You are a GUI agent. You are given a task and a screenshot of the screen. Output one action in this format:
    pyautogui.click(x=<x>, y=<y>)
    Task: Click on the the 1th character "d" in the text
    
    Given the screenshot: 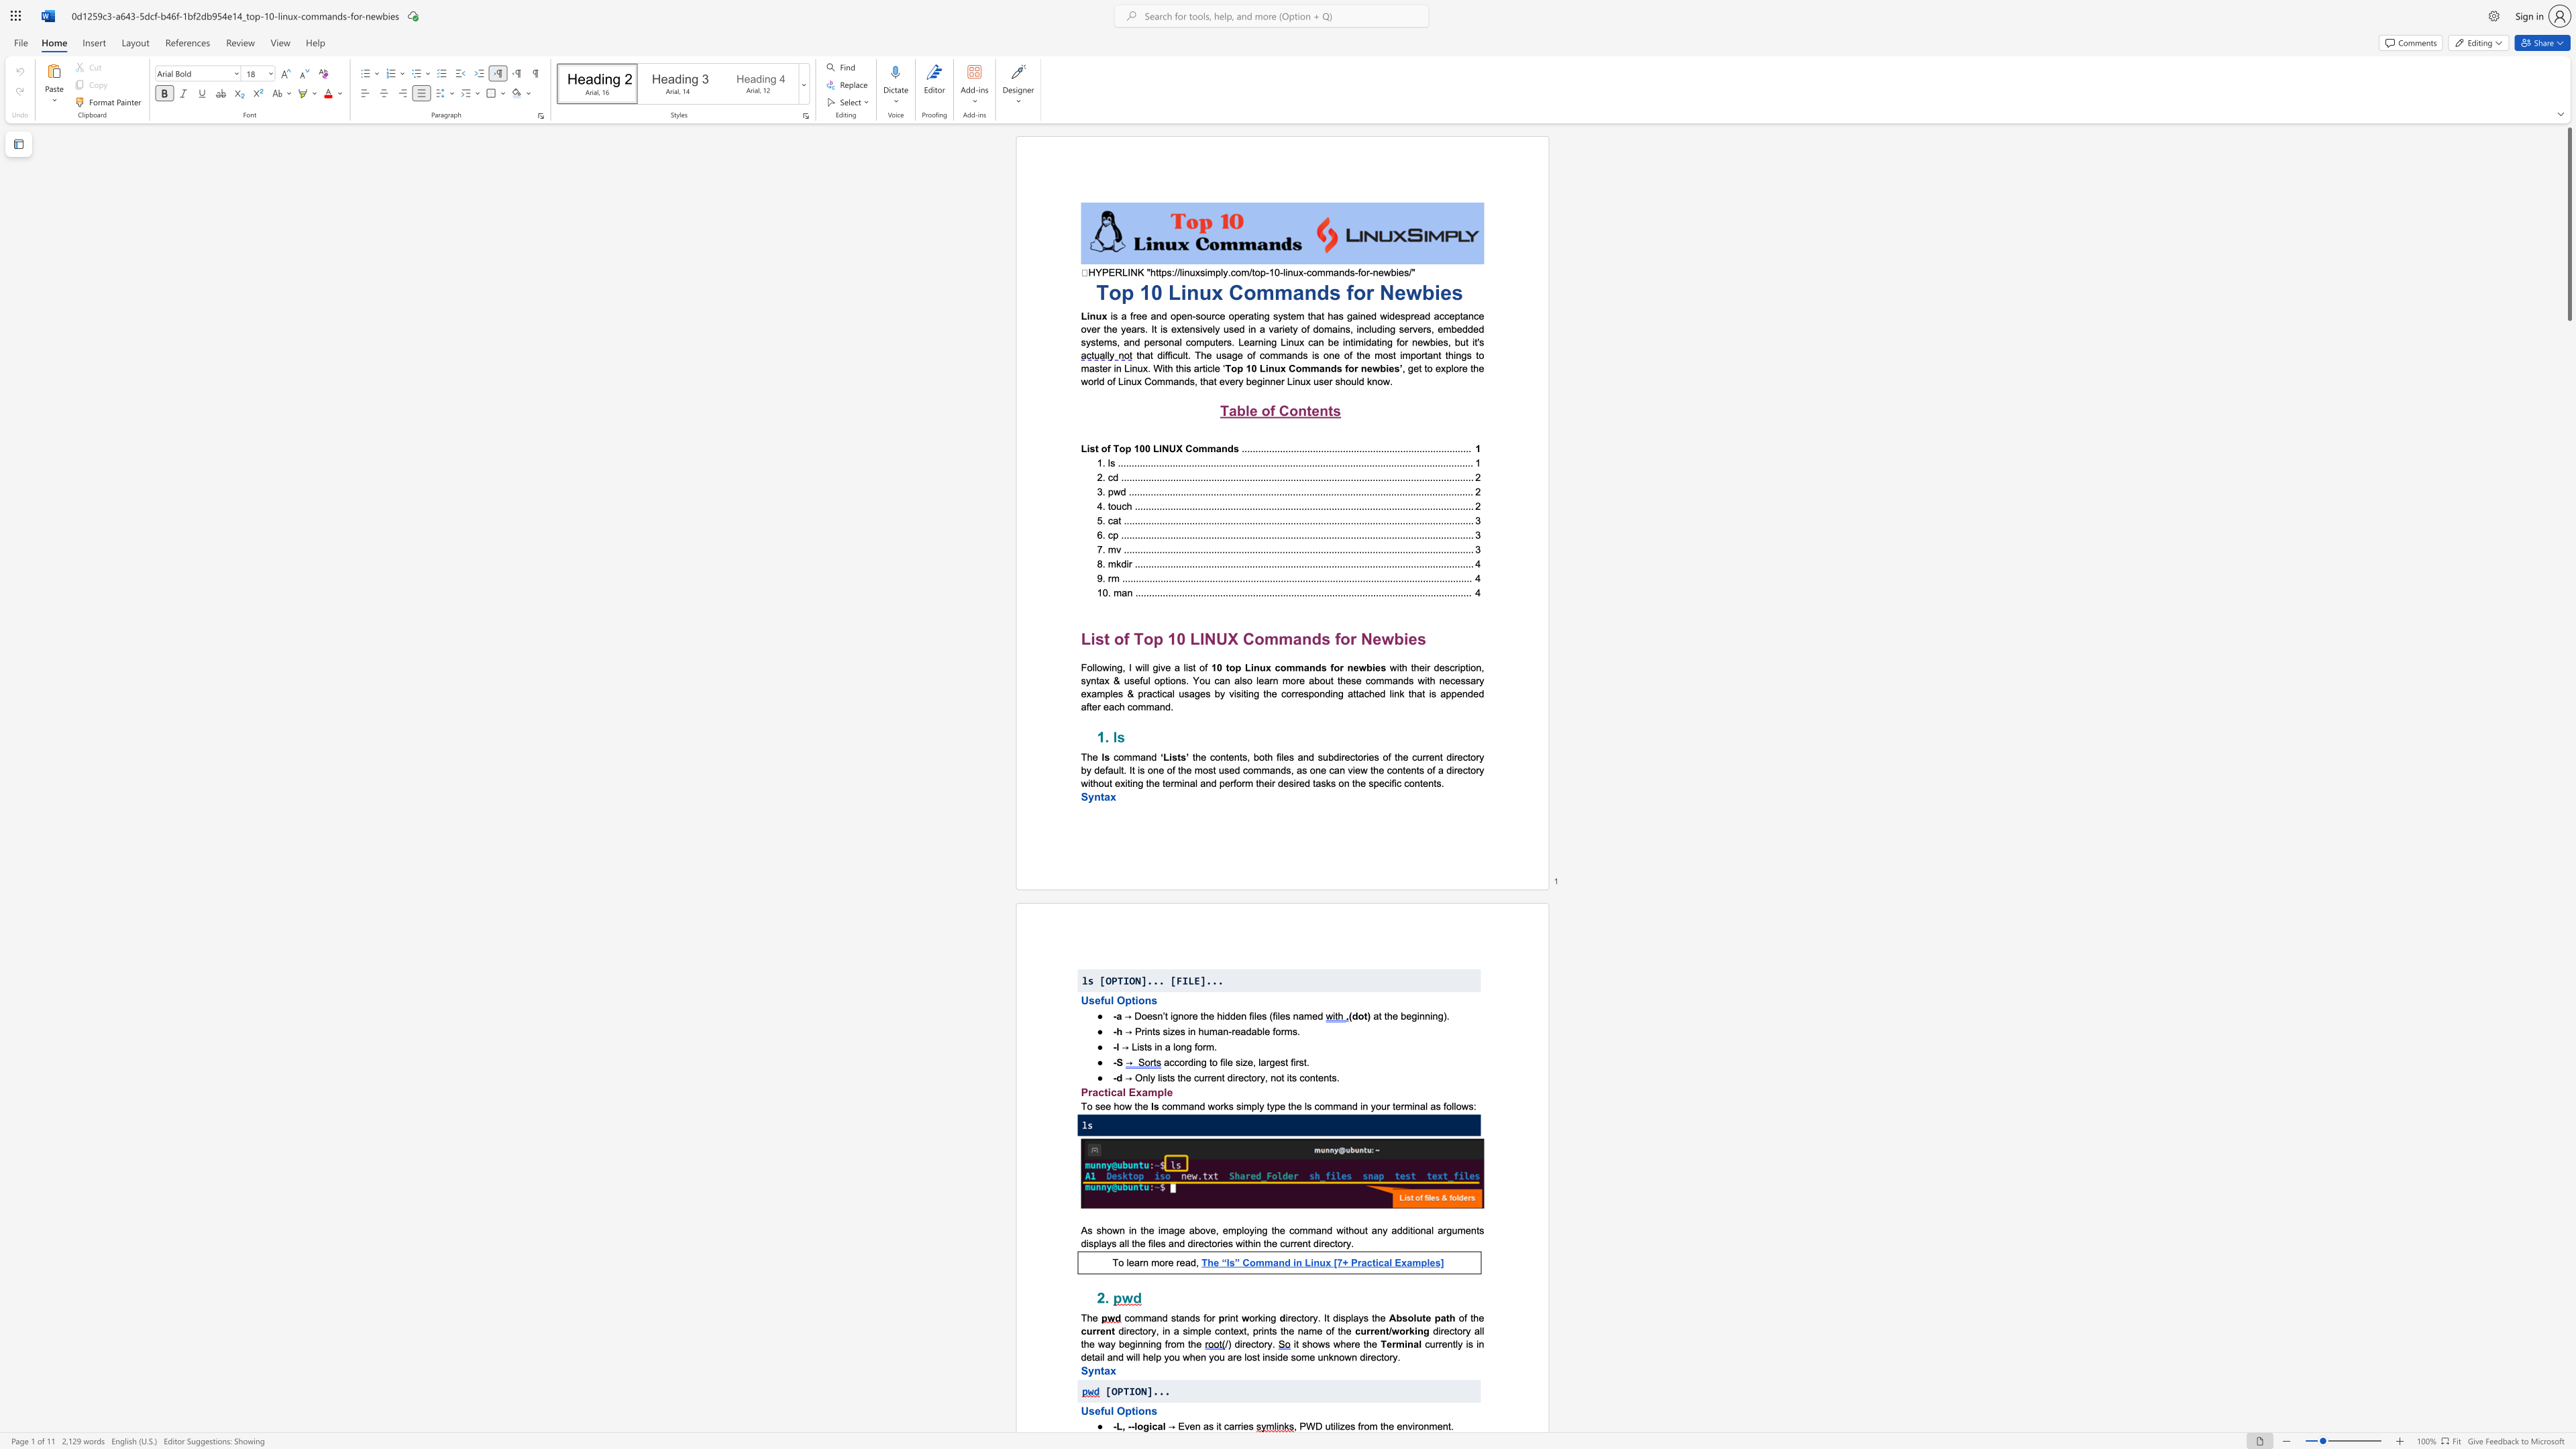 What is the action you would take?
    pyautogui.click(x=1335, y=1317)
    